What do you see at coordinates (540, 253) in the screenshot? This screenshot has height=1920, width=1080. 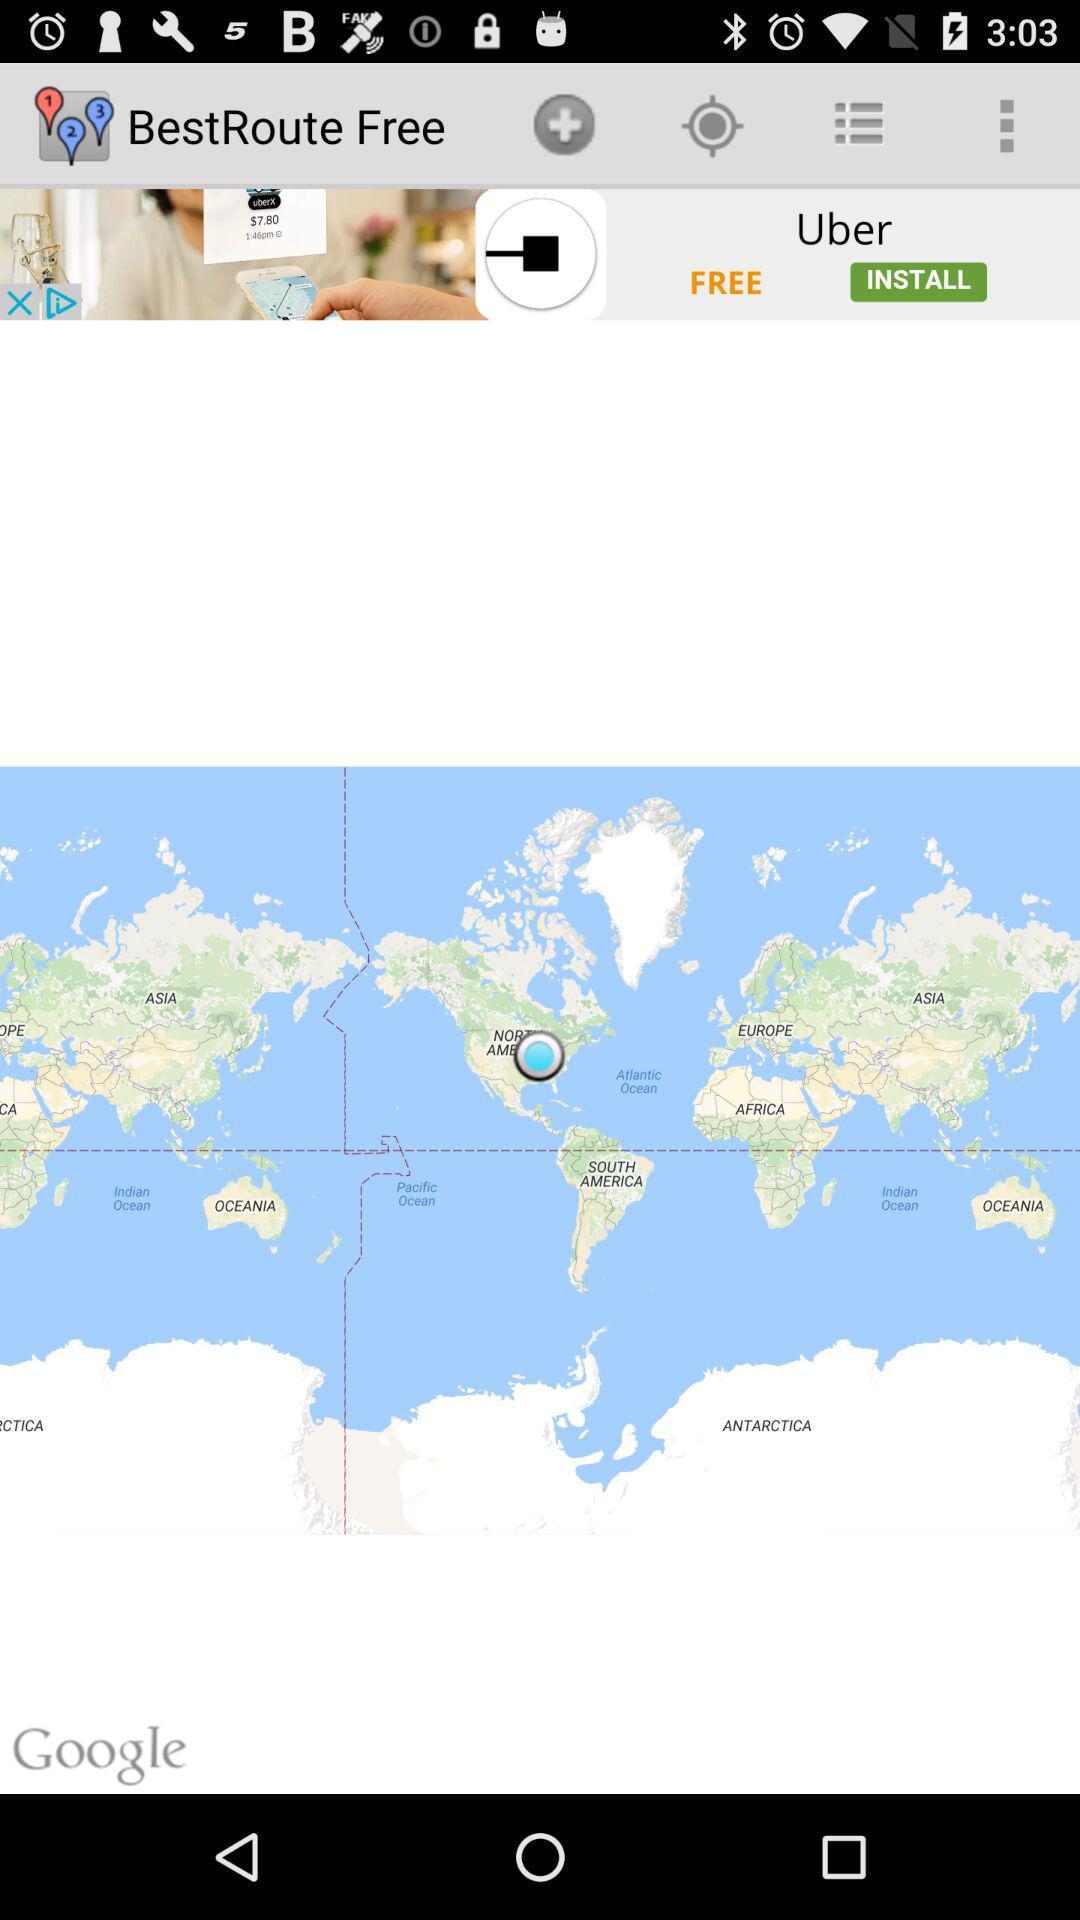 I see `open advertisement` at bounding box center [540, 253].